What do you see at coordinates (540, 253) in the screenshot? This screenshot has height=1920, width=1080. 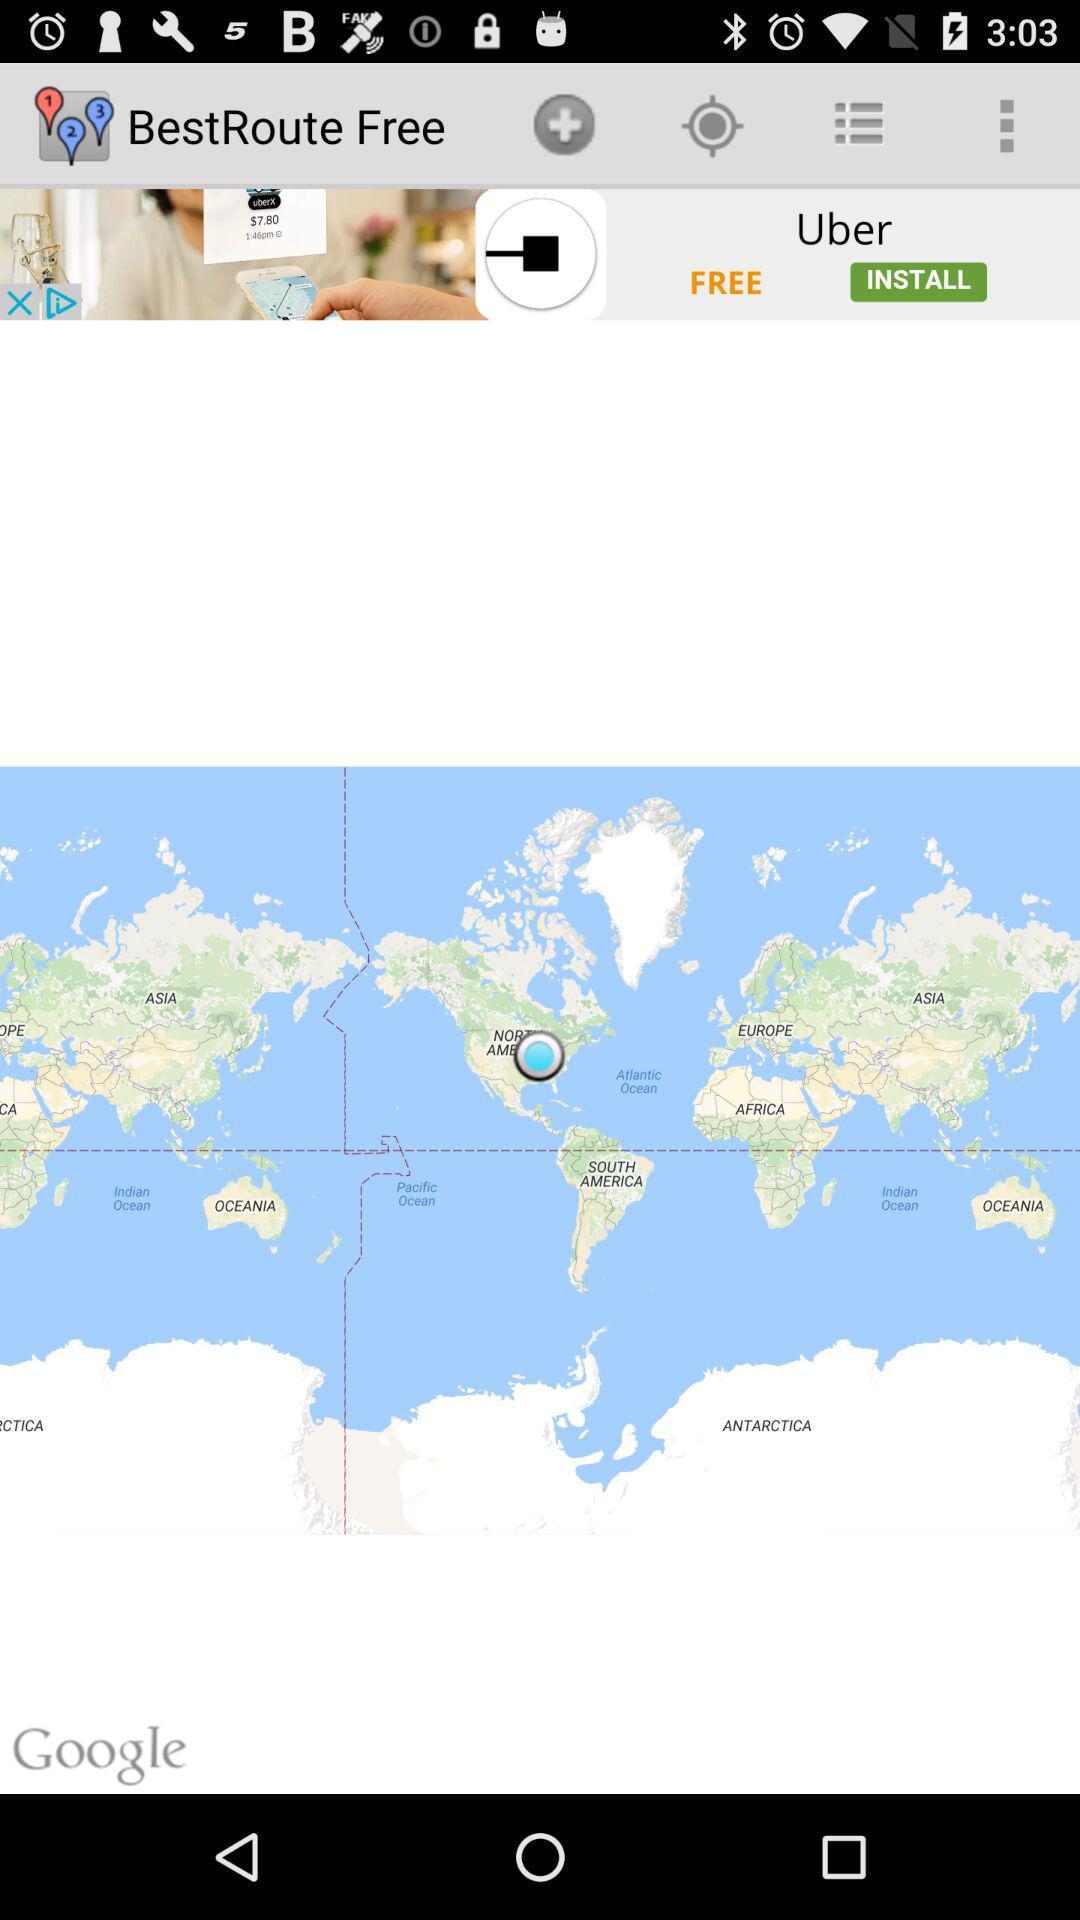 I see `open advertisement` at bounding box center [540, 253].